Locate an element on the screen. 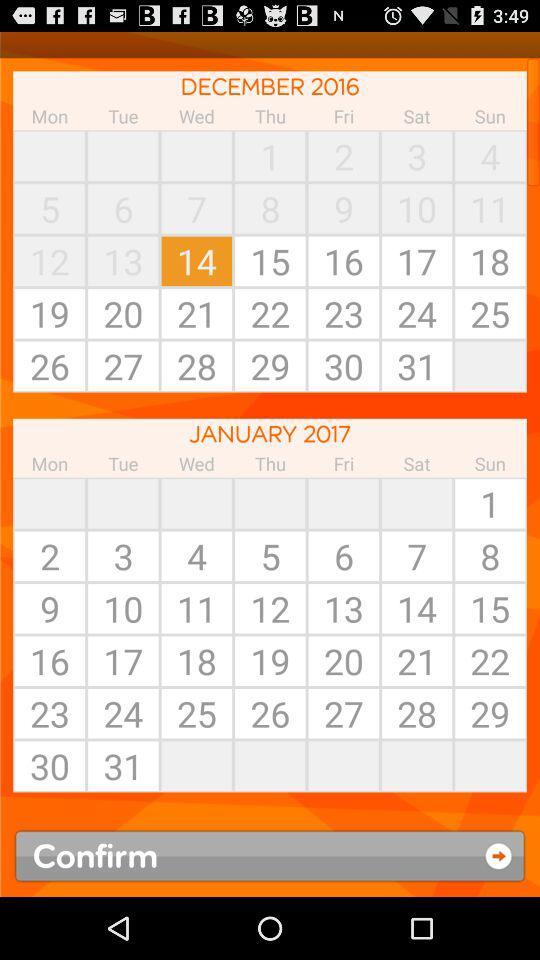 This screenshot has width=540, height=960. the date 3 from month january 2017 is located at coordinates (123, 556).